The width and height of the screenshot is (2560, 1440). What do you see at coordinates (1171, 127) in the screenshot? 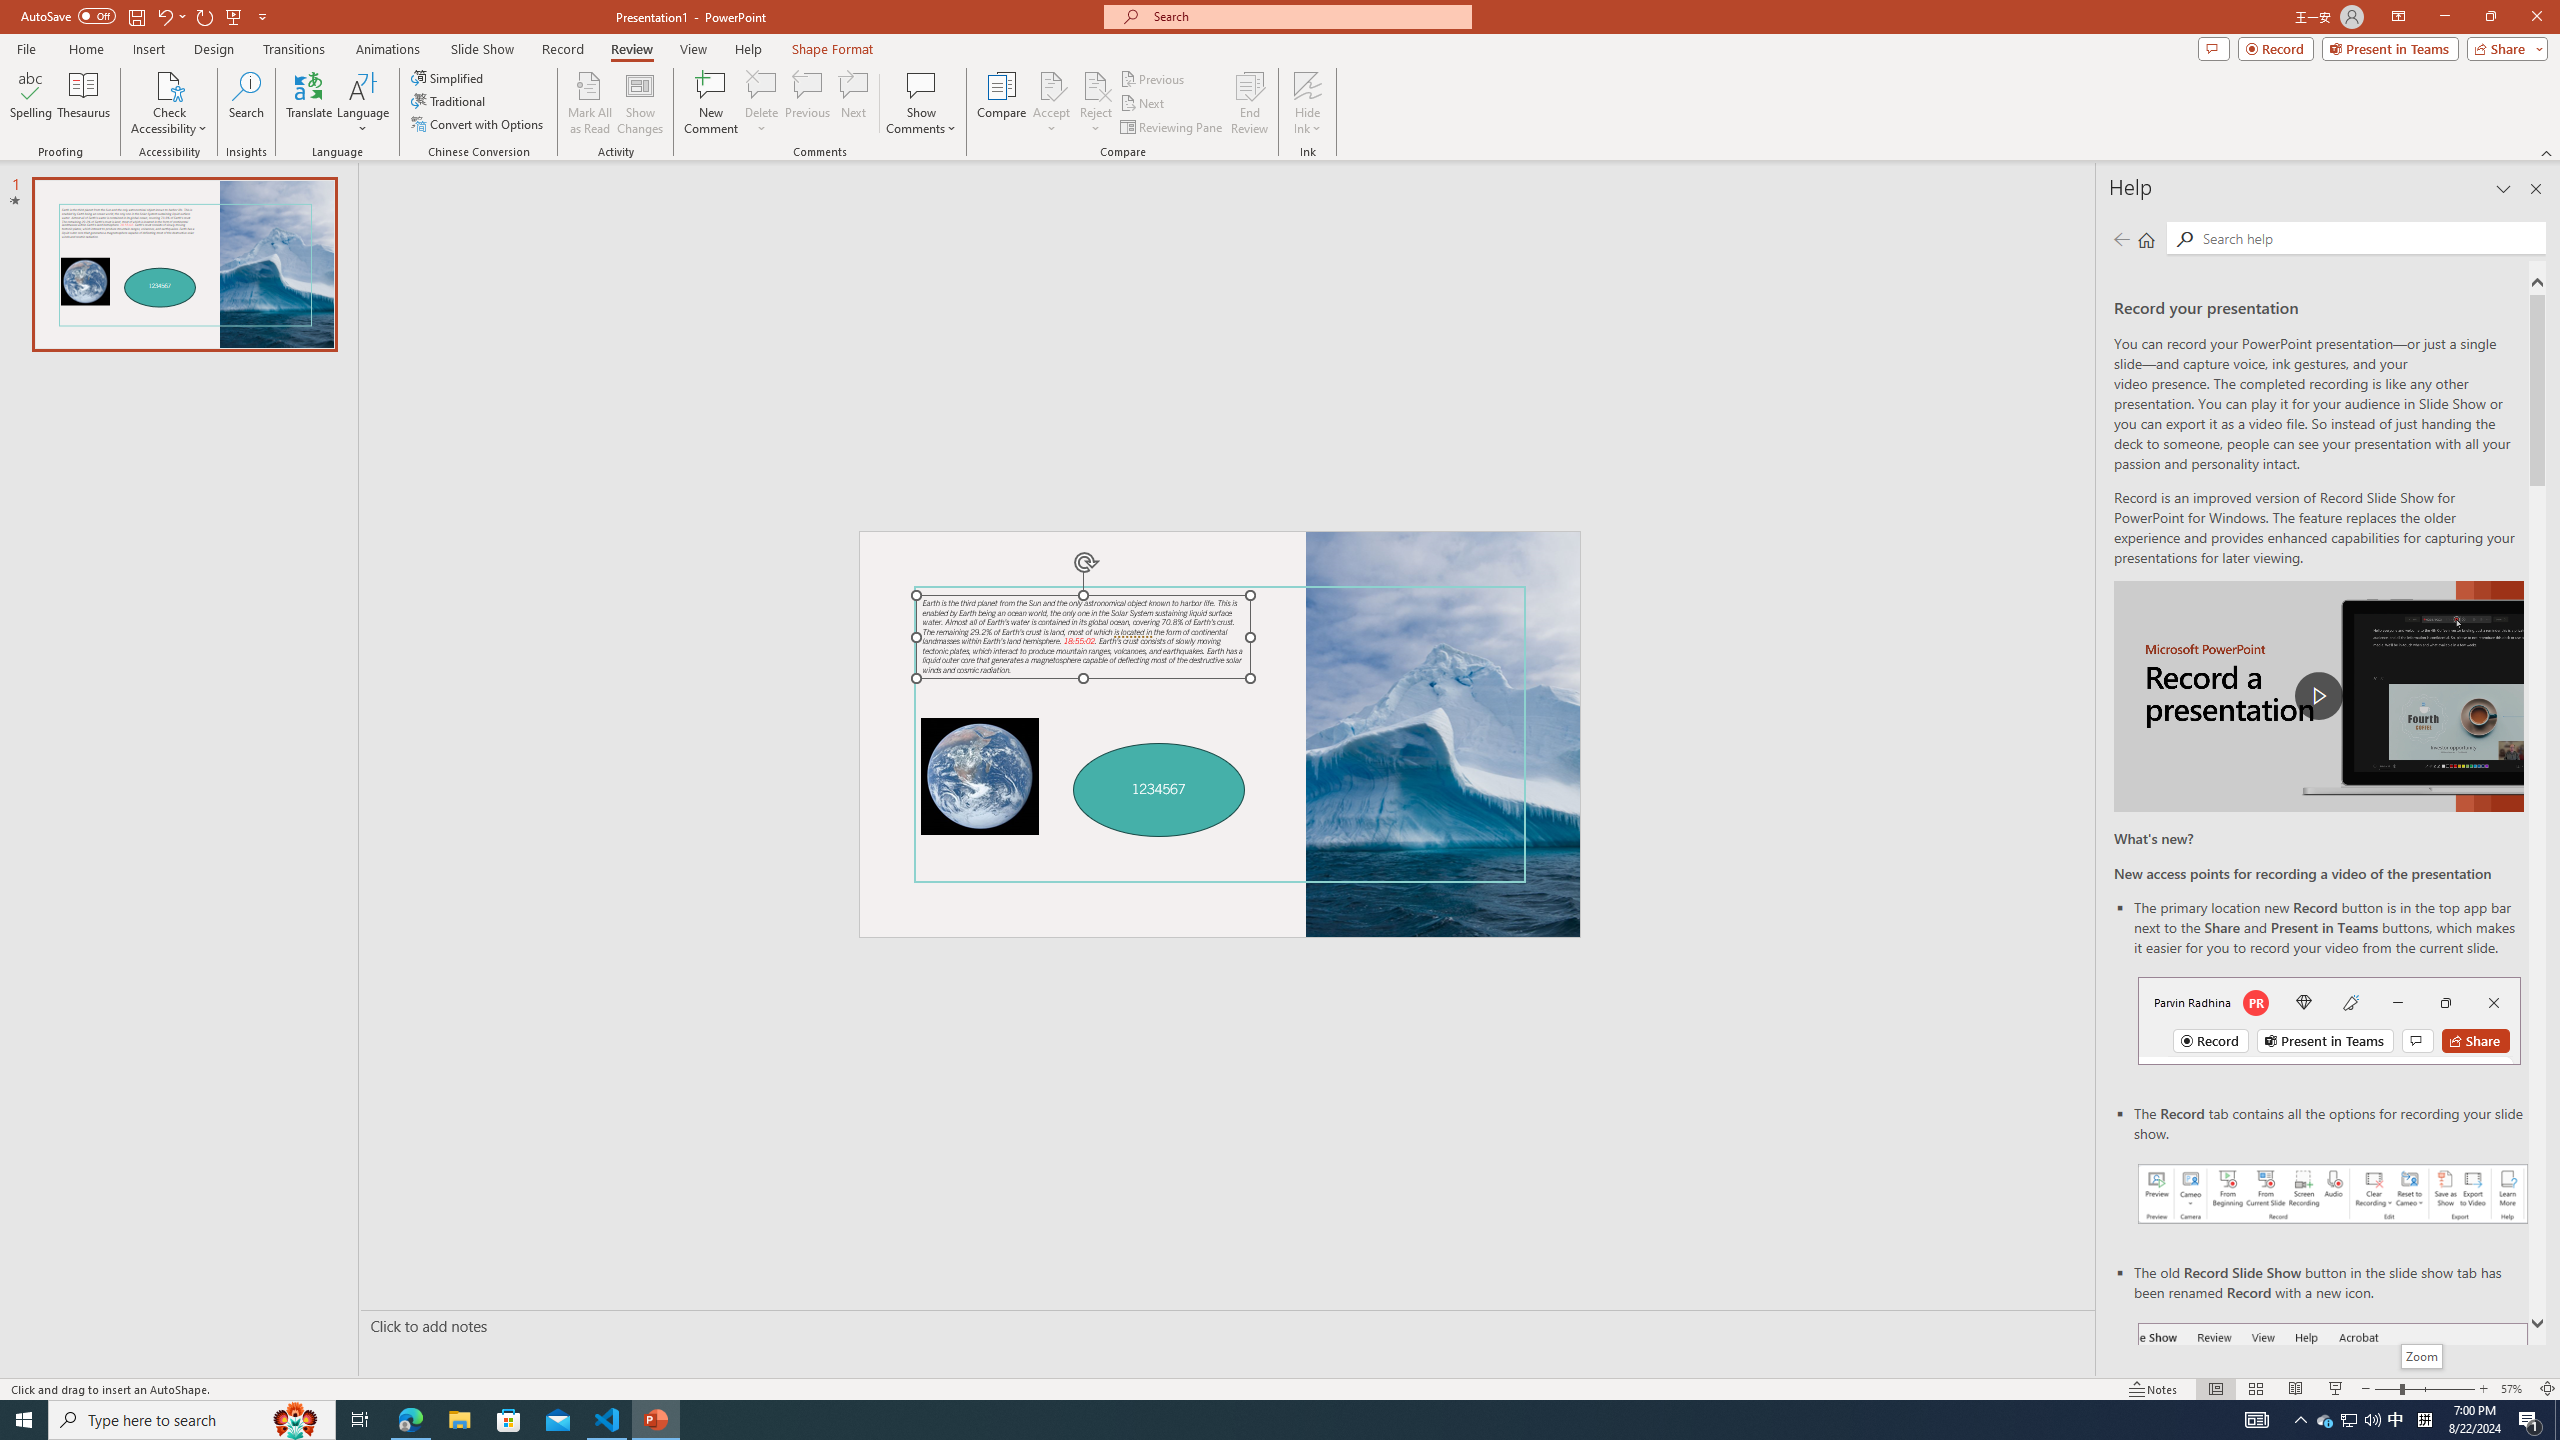
I see `'Reviewing Pane'` at bounding box center [1171, 127].